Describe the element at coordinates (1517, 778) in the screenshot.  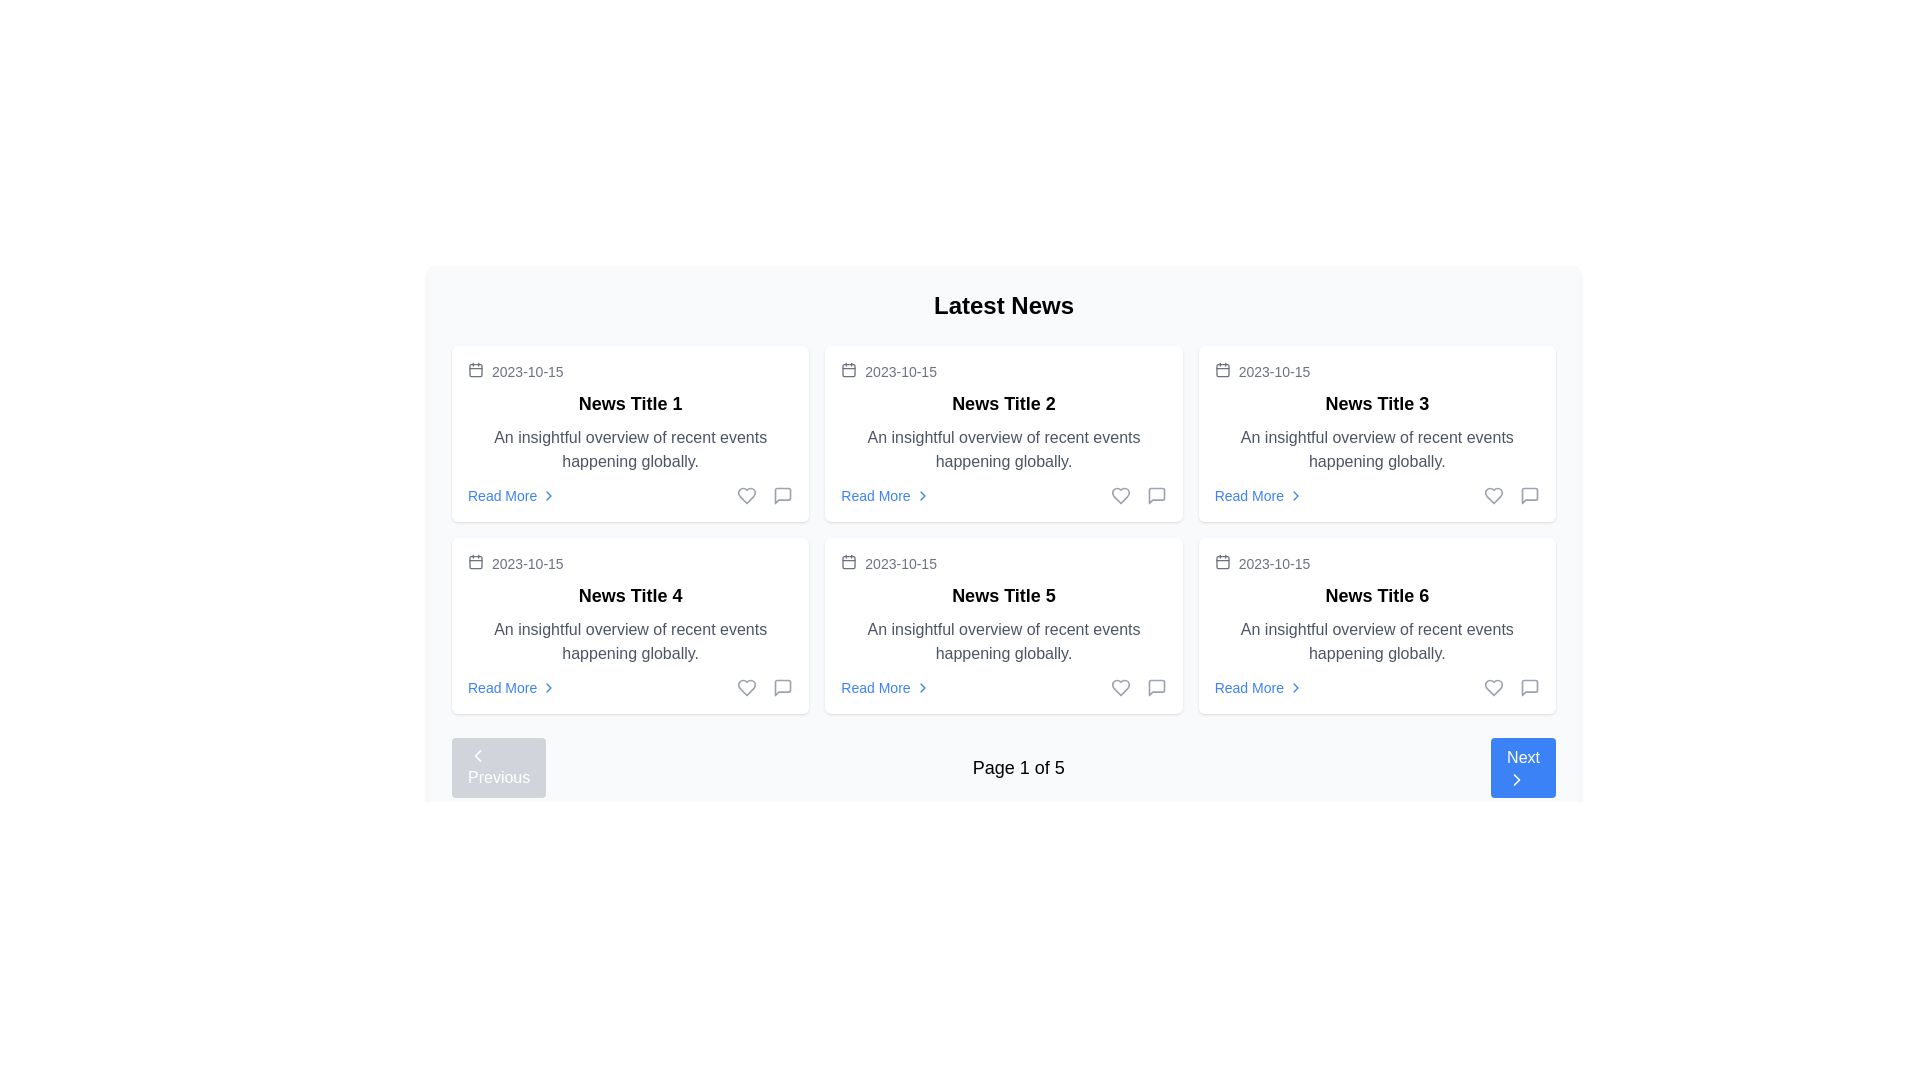
I see `the right-facing chevron icon within the blue 'Next' button` at that location.